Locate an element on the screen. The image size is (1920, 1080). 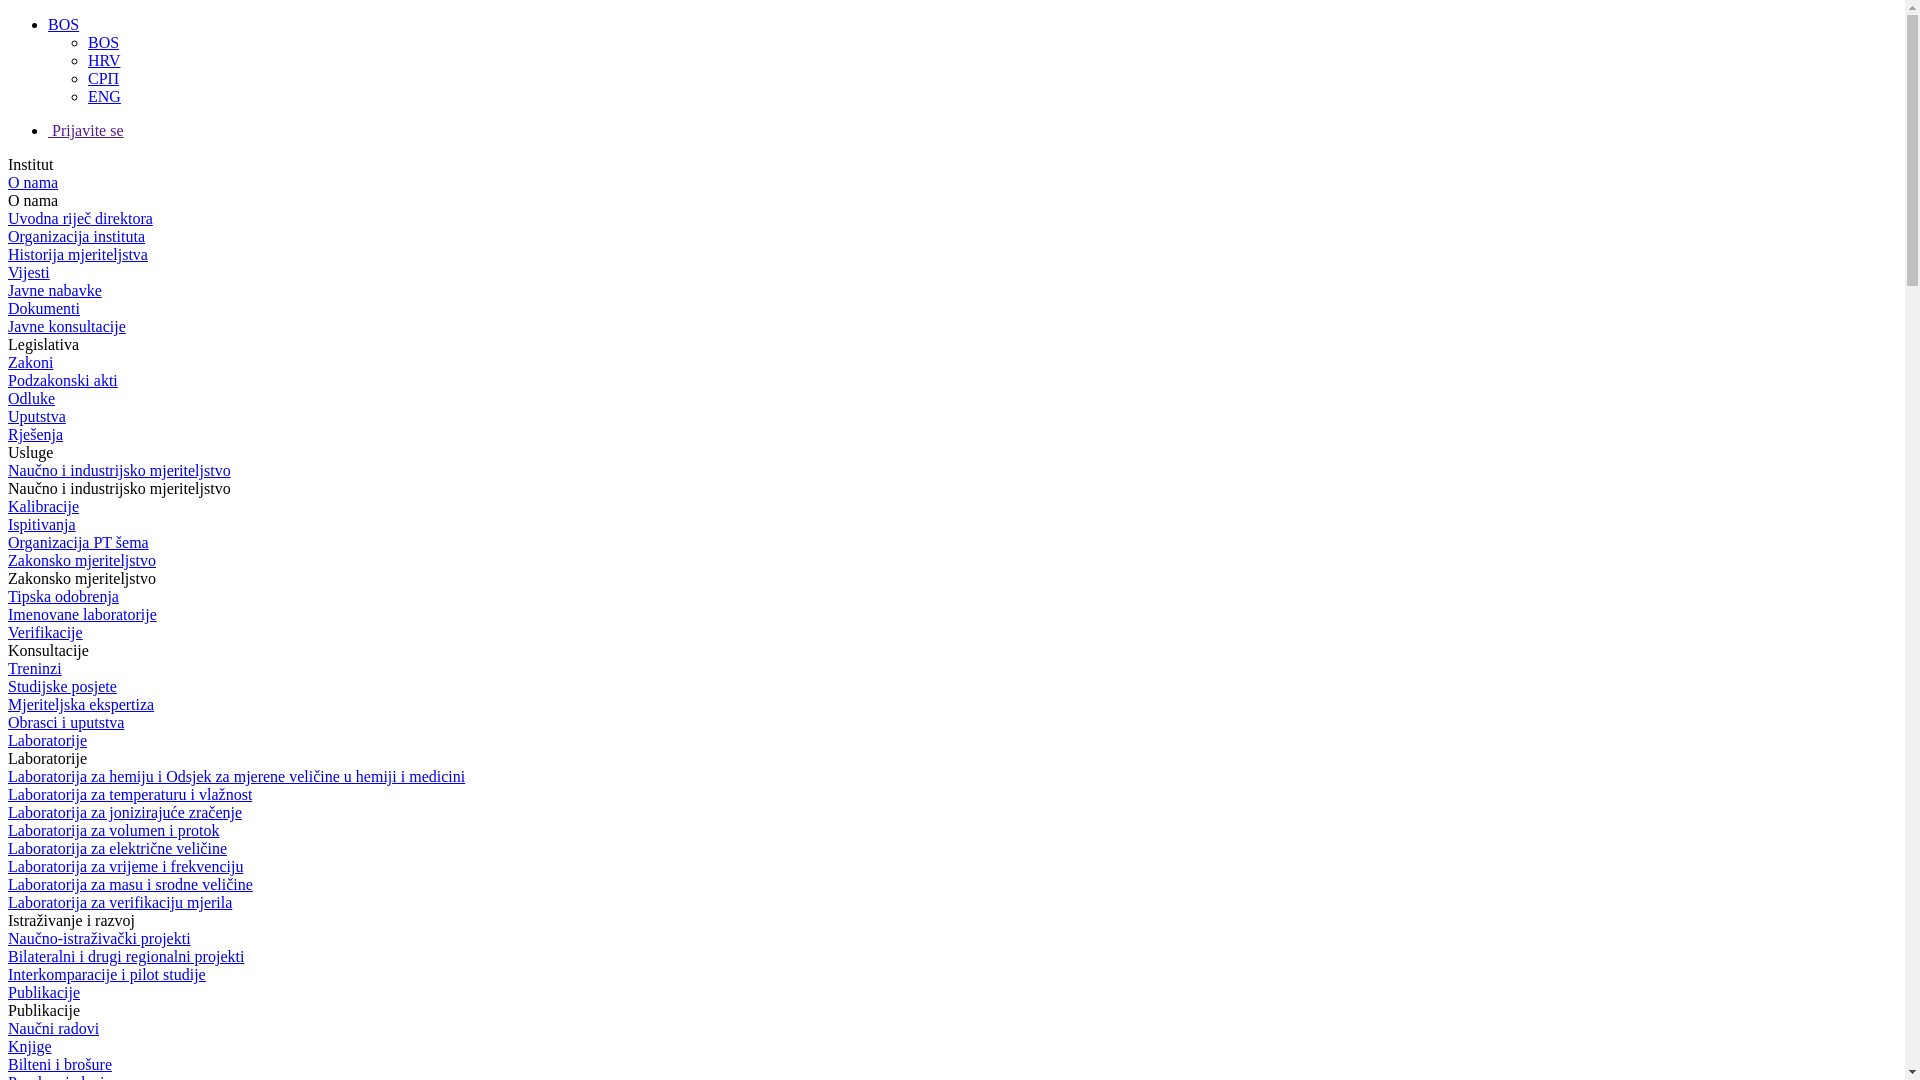
'Publikacije' is located at coordinates (43, 992).